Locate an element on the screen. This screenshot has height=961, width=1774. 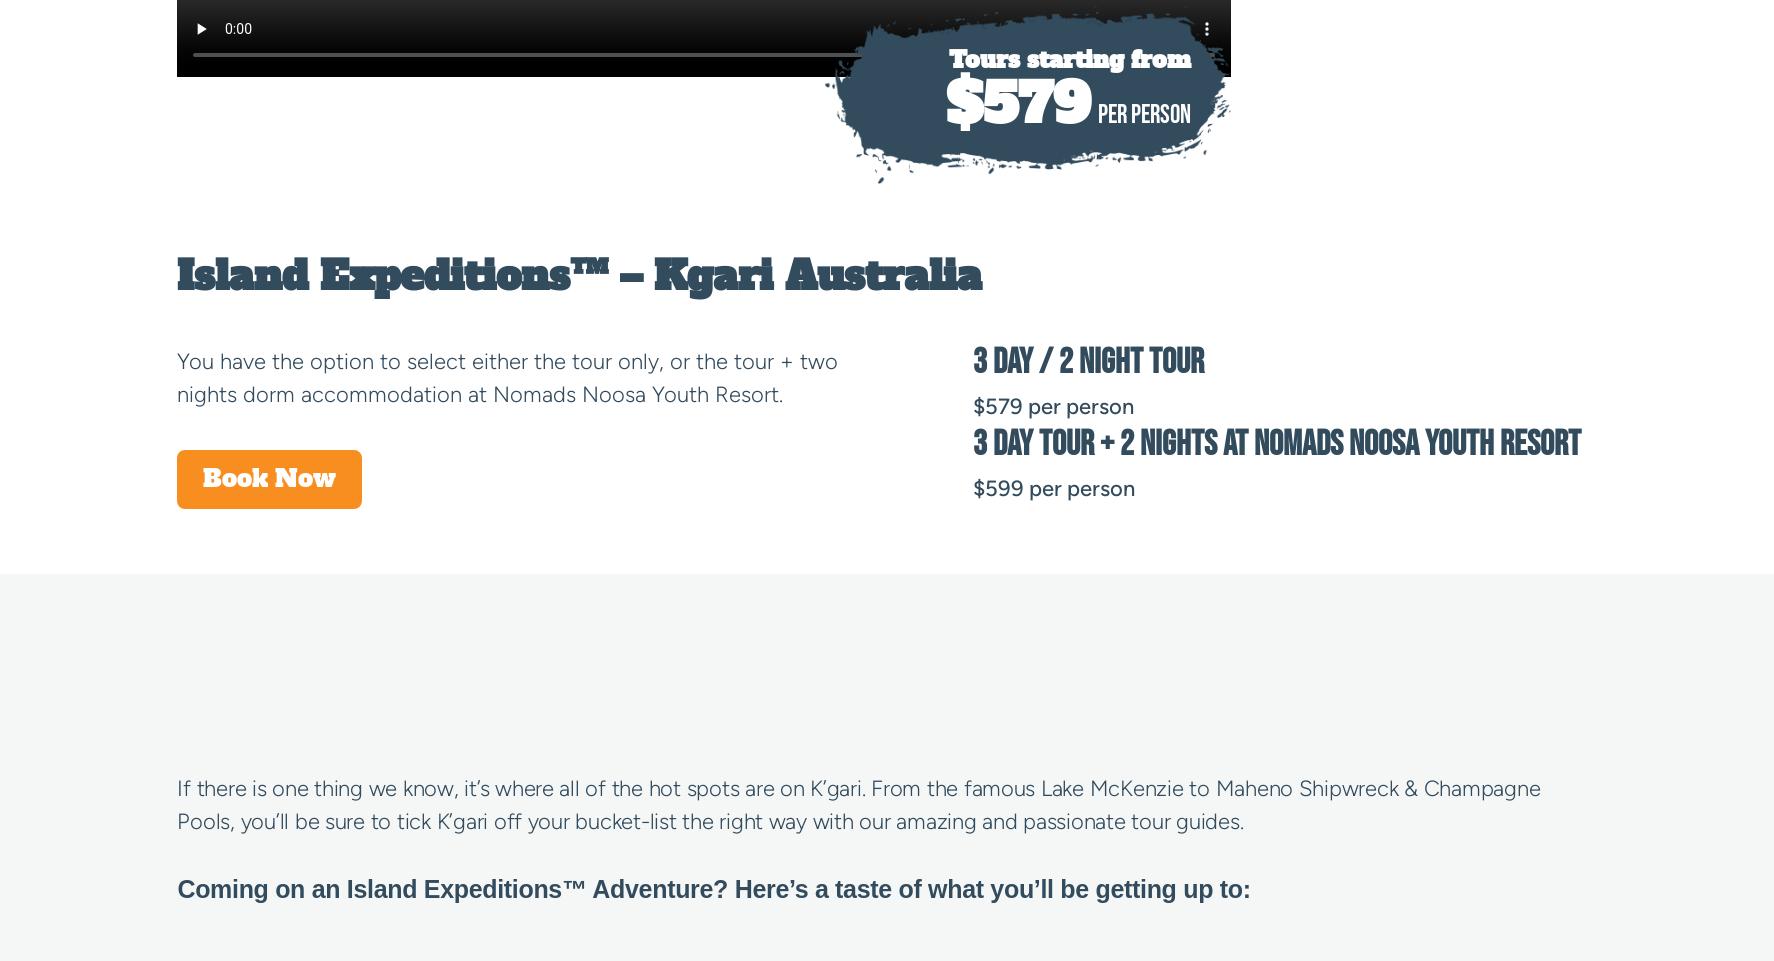
'PER PERSON' is located at coordinates (1141, 114).